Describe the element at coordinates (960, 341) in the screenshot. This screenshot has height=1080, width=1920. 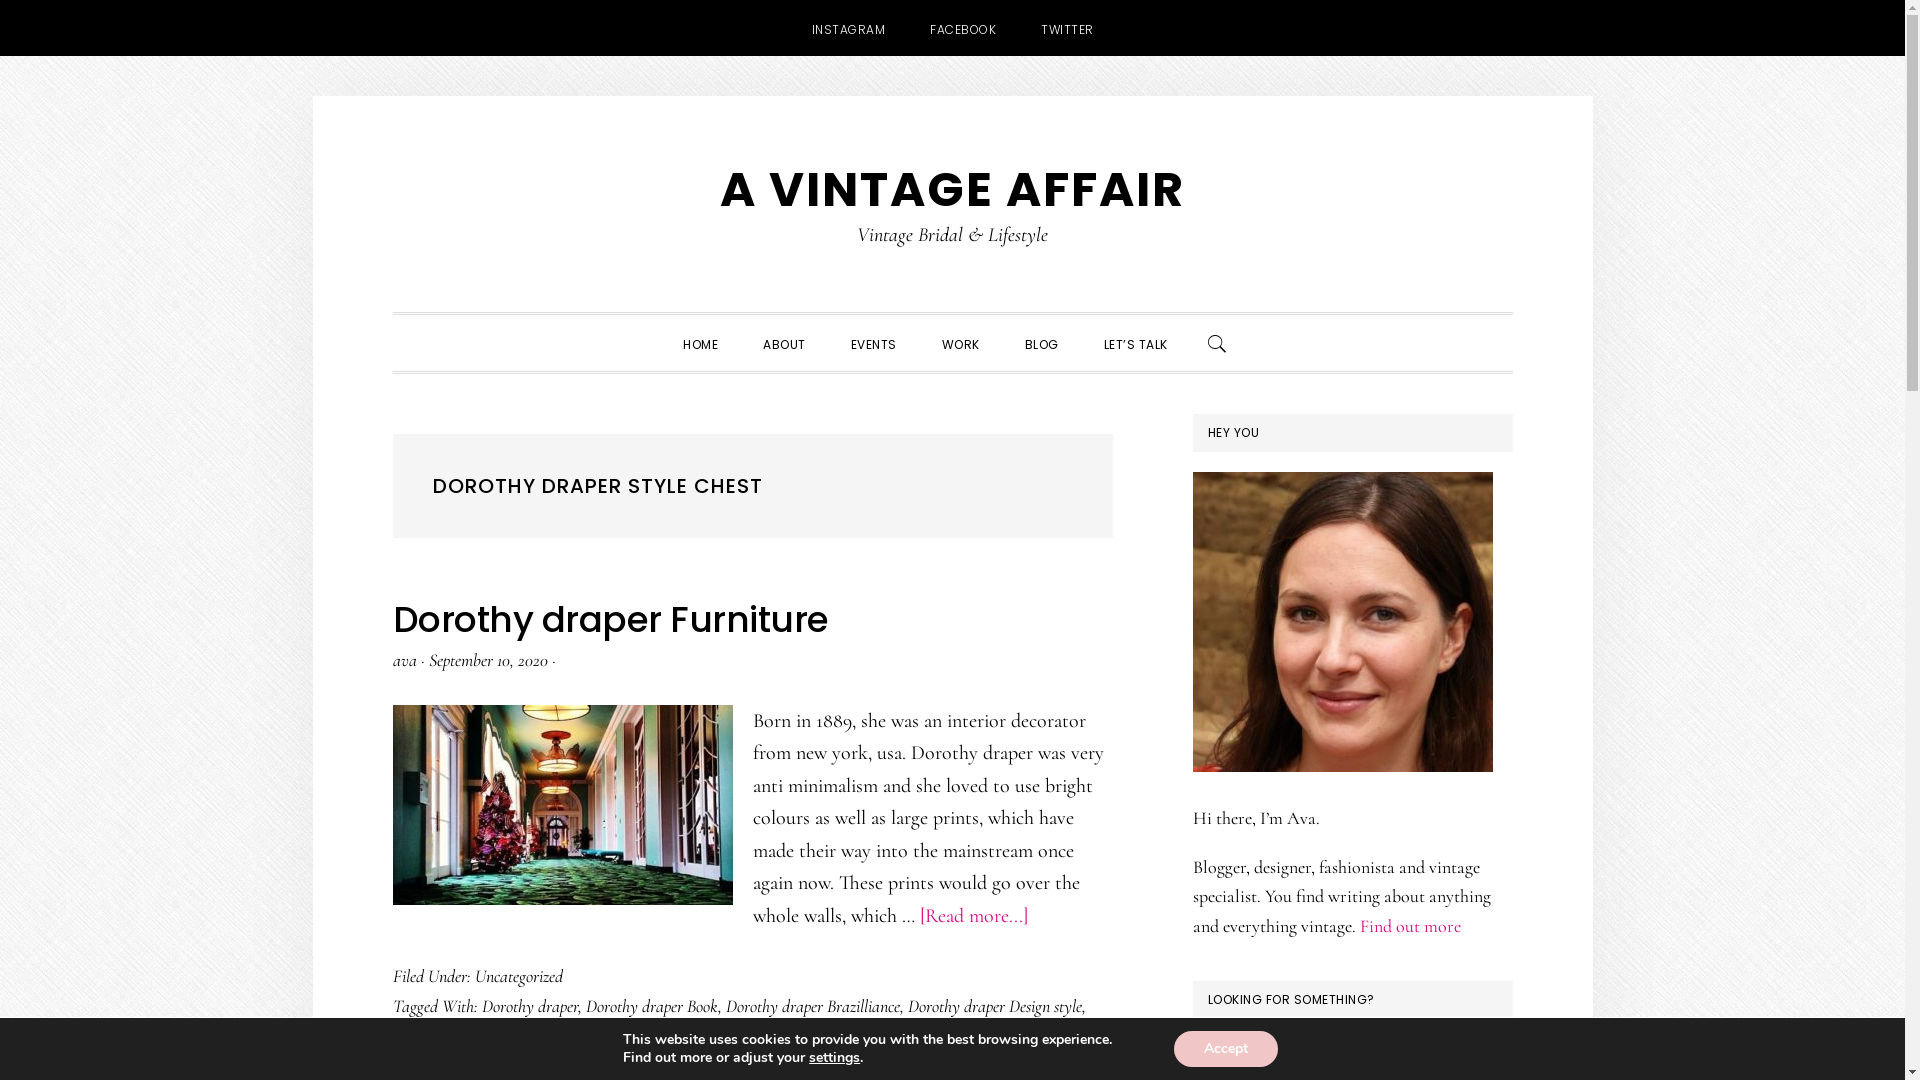
I see `'WORK'` at that location.